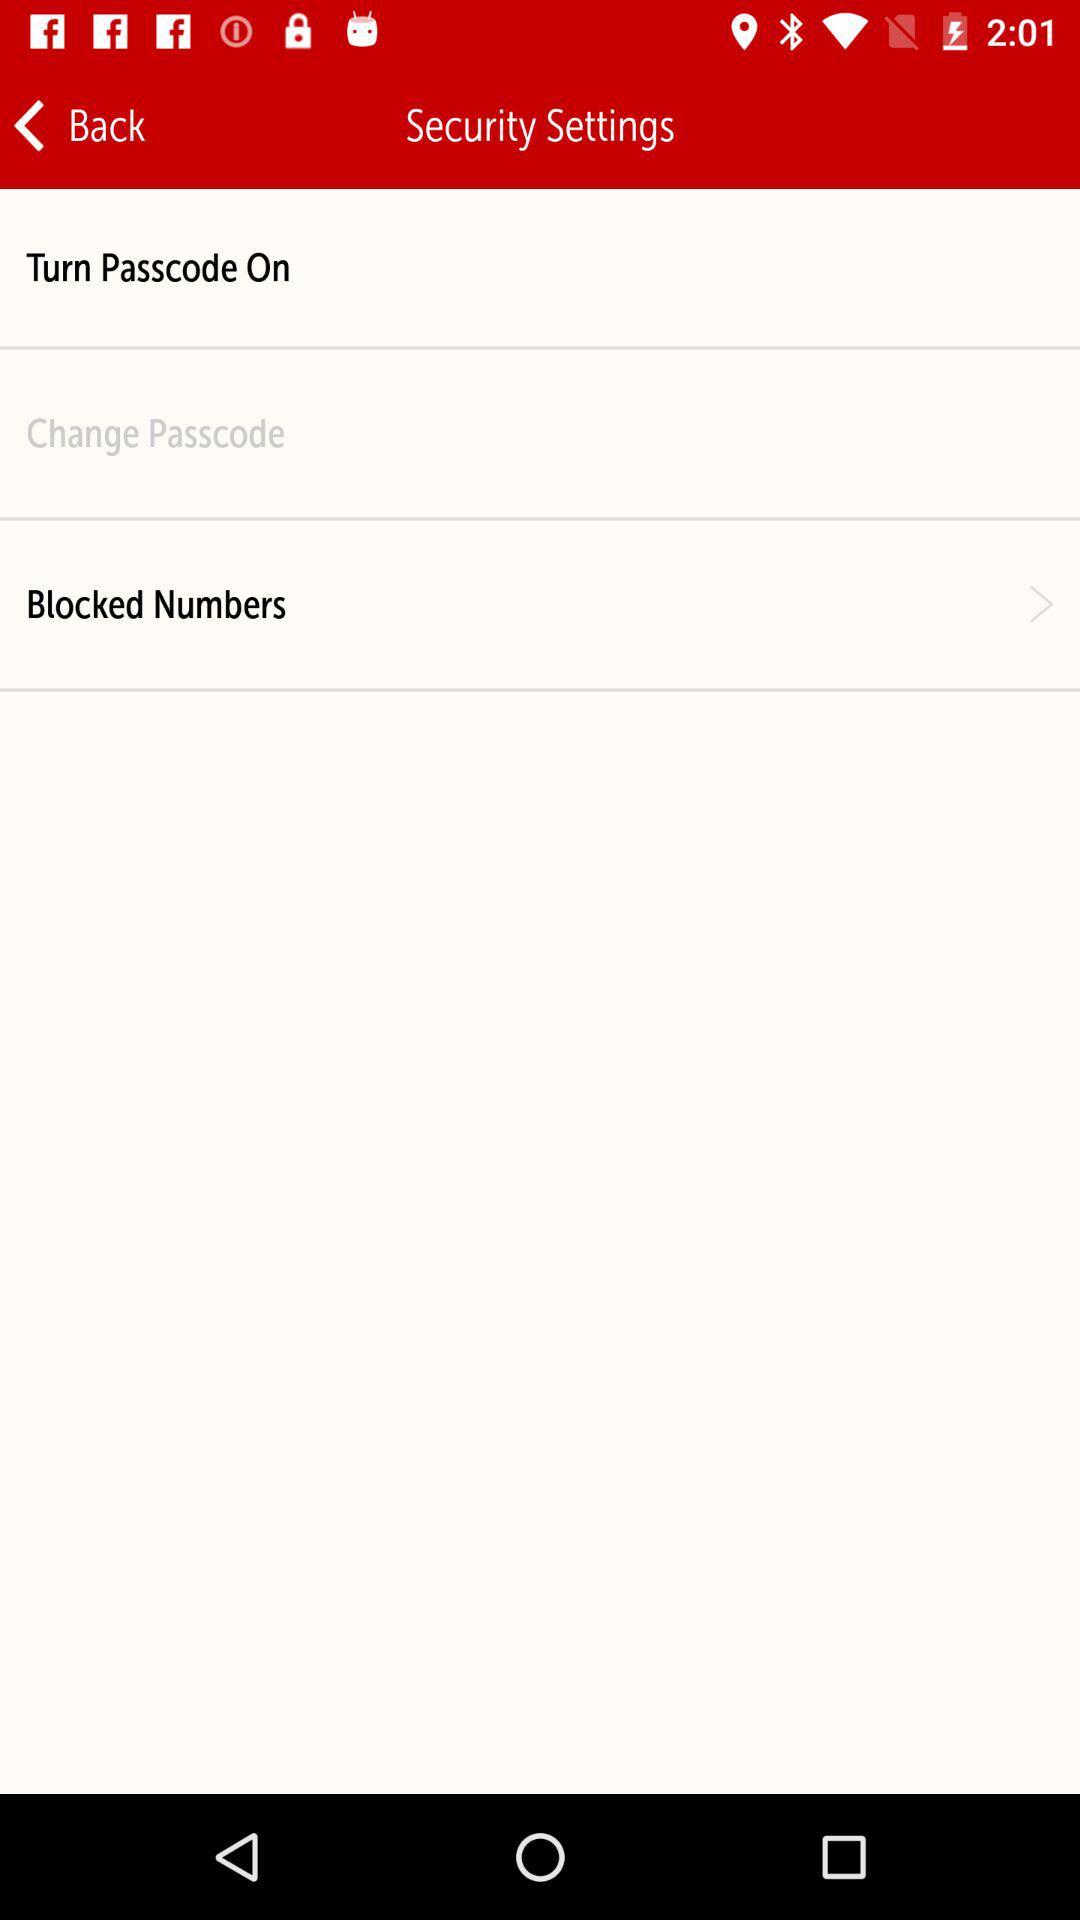 The width and height of the screenshot is (1080, 1920). Describe the element at coordinates (157, 266) in the screenshot. I see `the icon above change passcode` at that location.